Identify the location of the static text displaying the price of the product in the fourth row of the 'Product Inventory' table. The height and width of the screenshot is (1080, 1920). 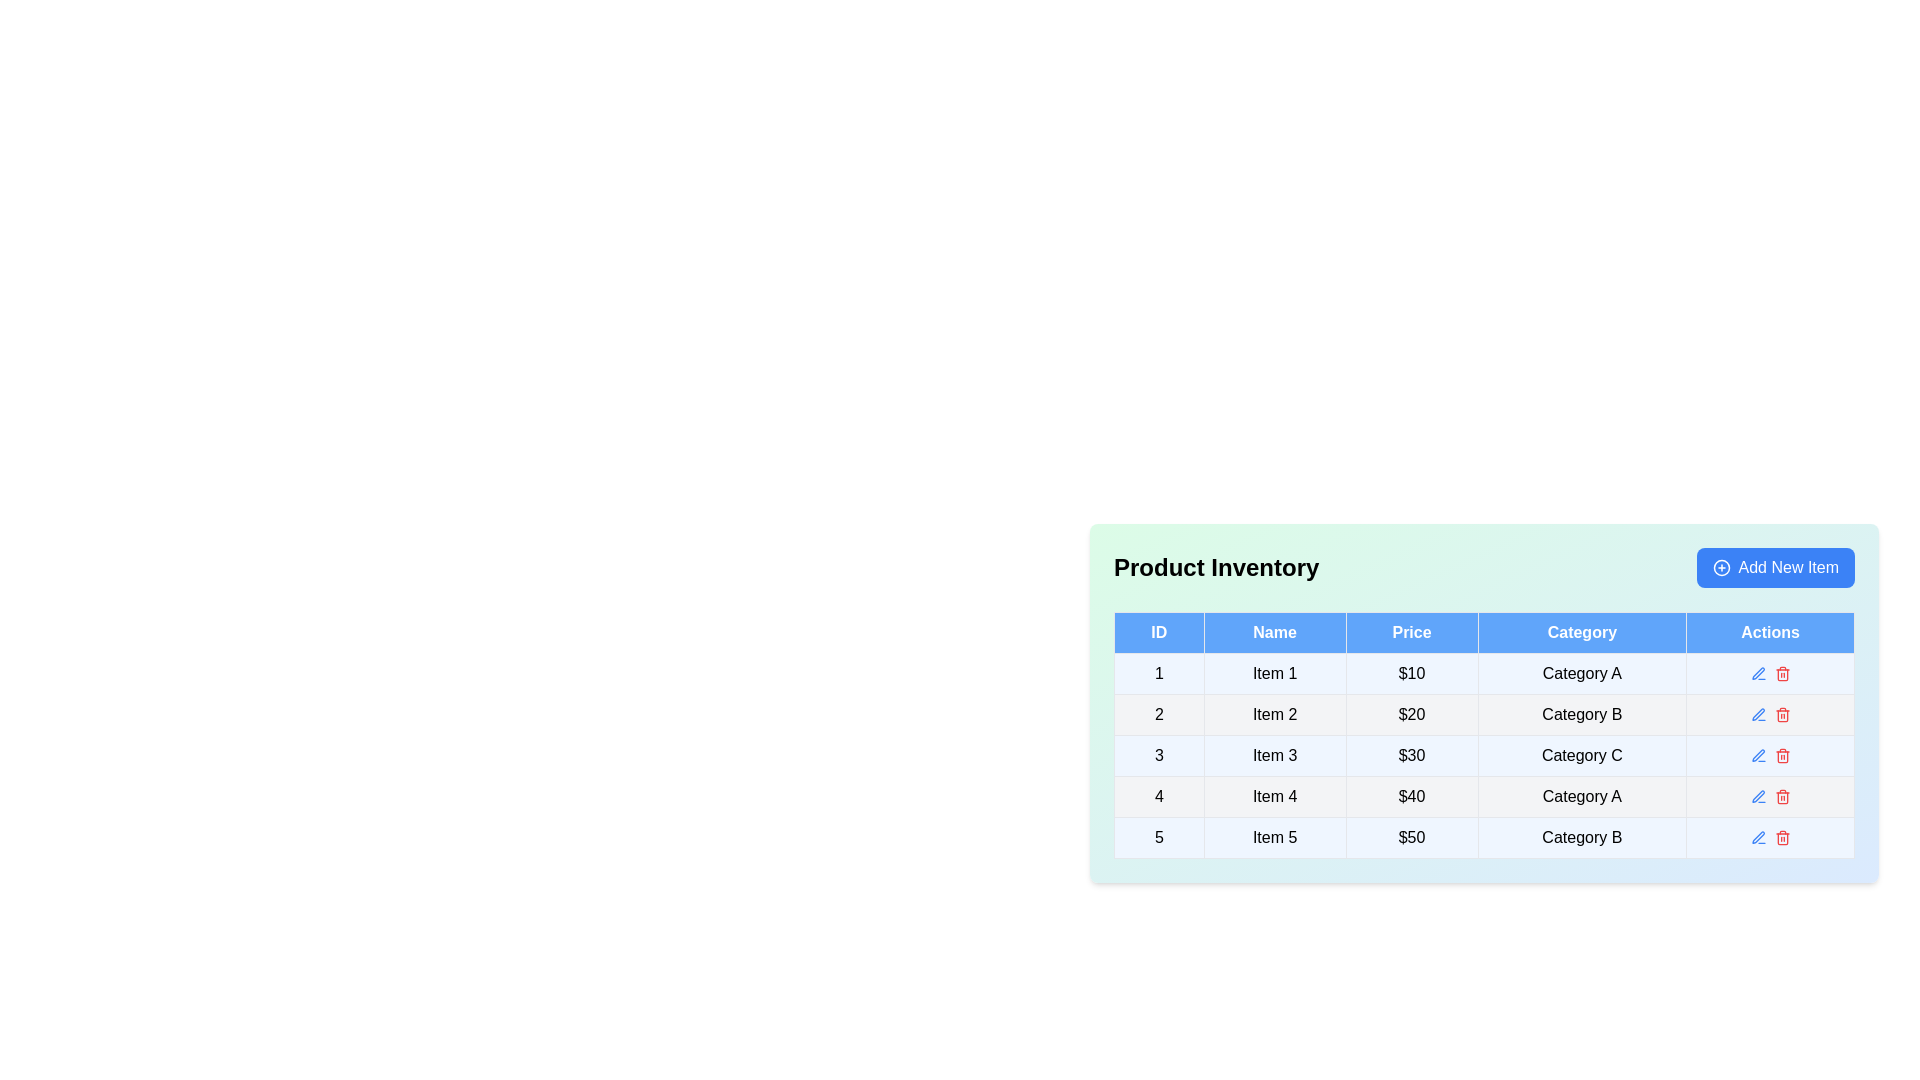
(1410, 796).